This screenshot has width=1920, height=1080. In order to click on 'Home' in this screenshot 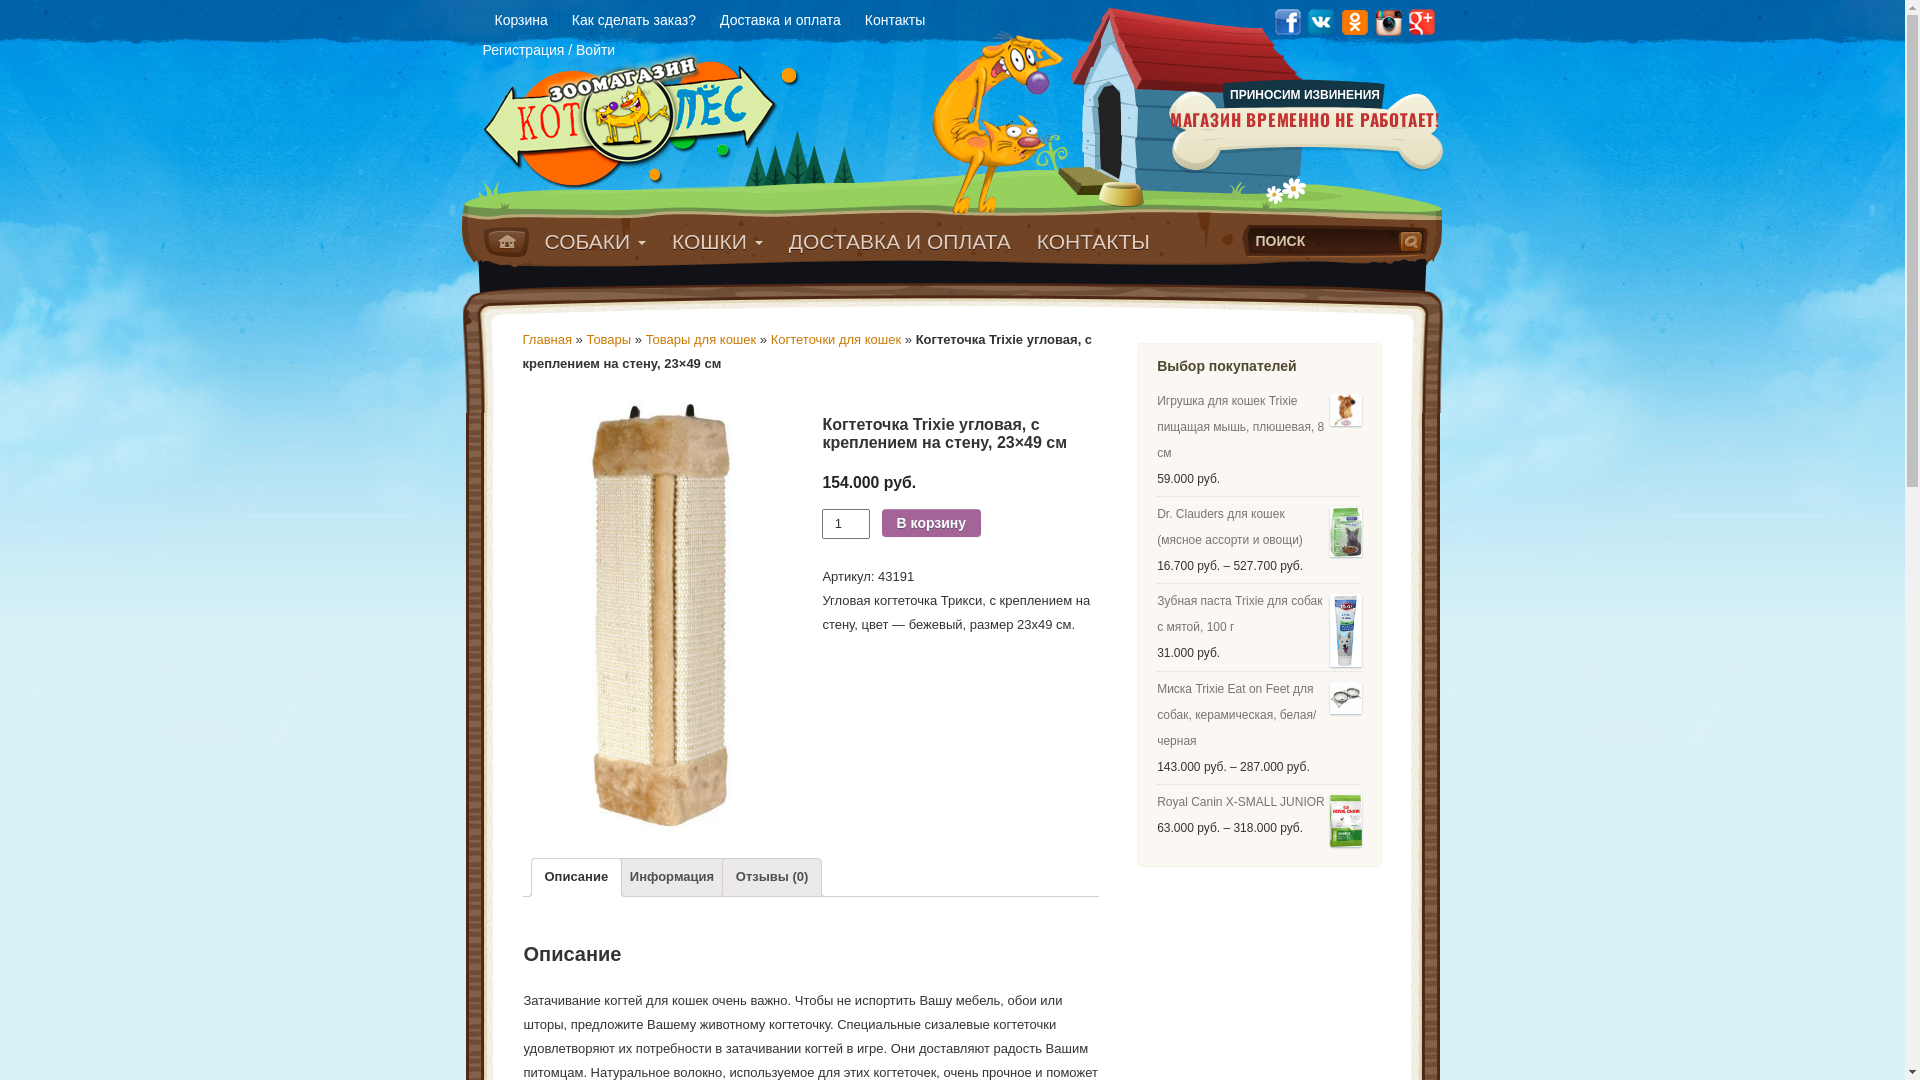, I will do `click(506, 241)`.